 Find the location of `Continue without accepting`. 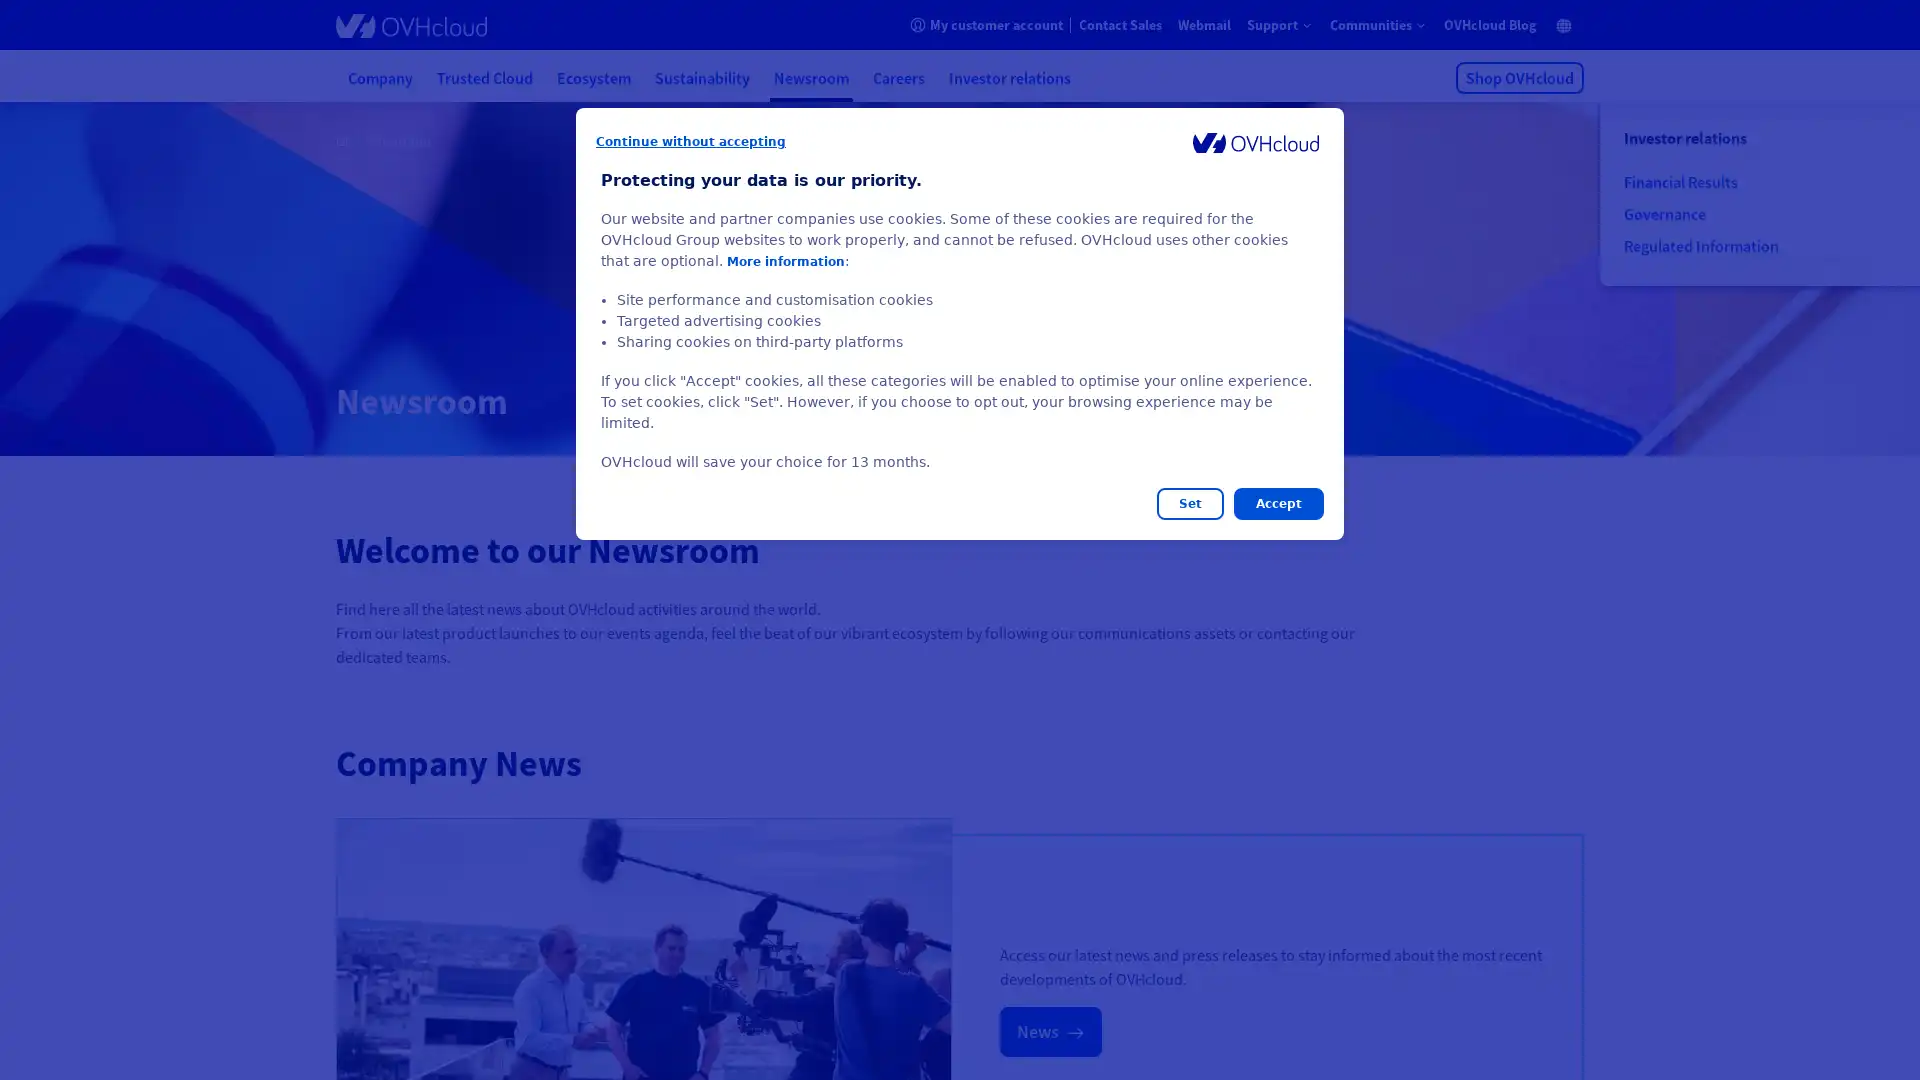

Continue without accepting is located at coordinates (691, 141).